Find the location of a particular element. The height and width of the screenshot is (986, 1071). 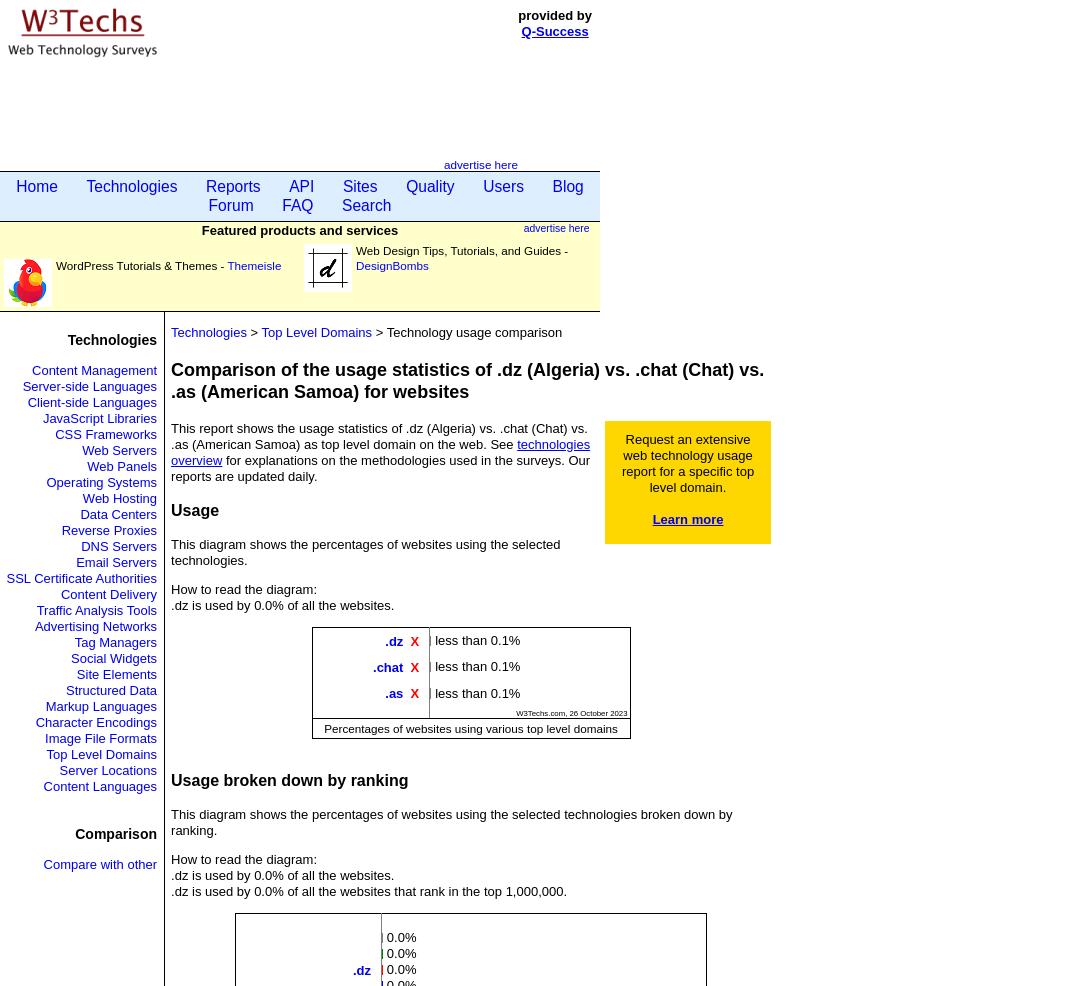

'Data Centers' is located at coordinates (118, 513).